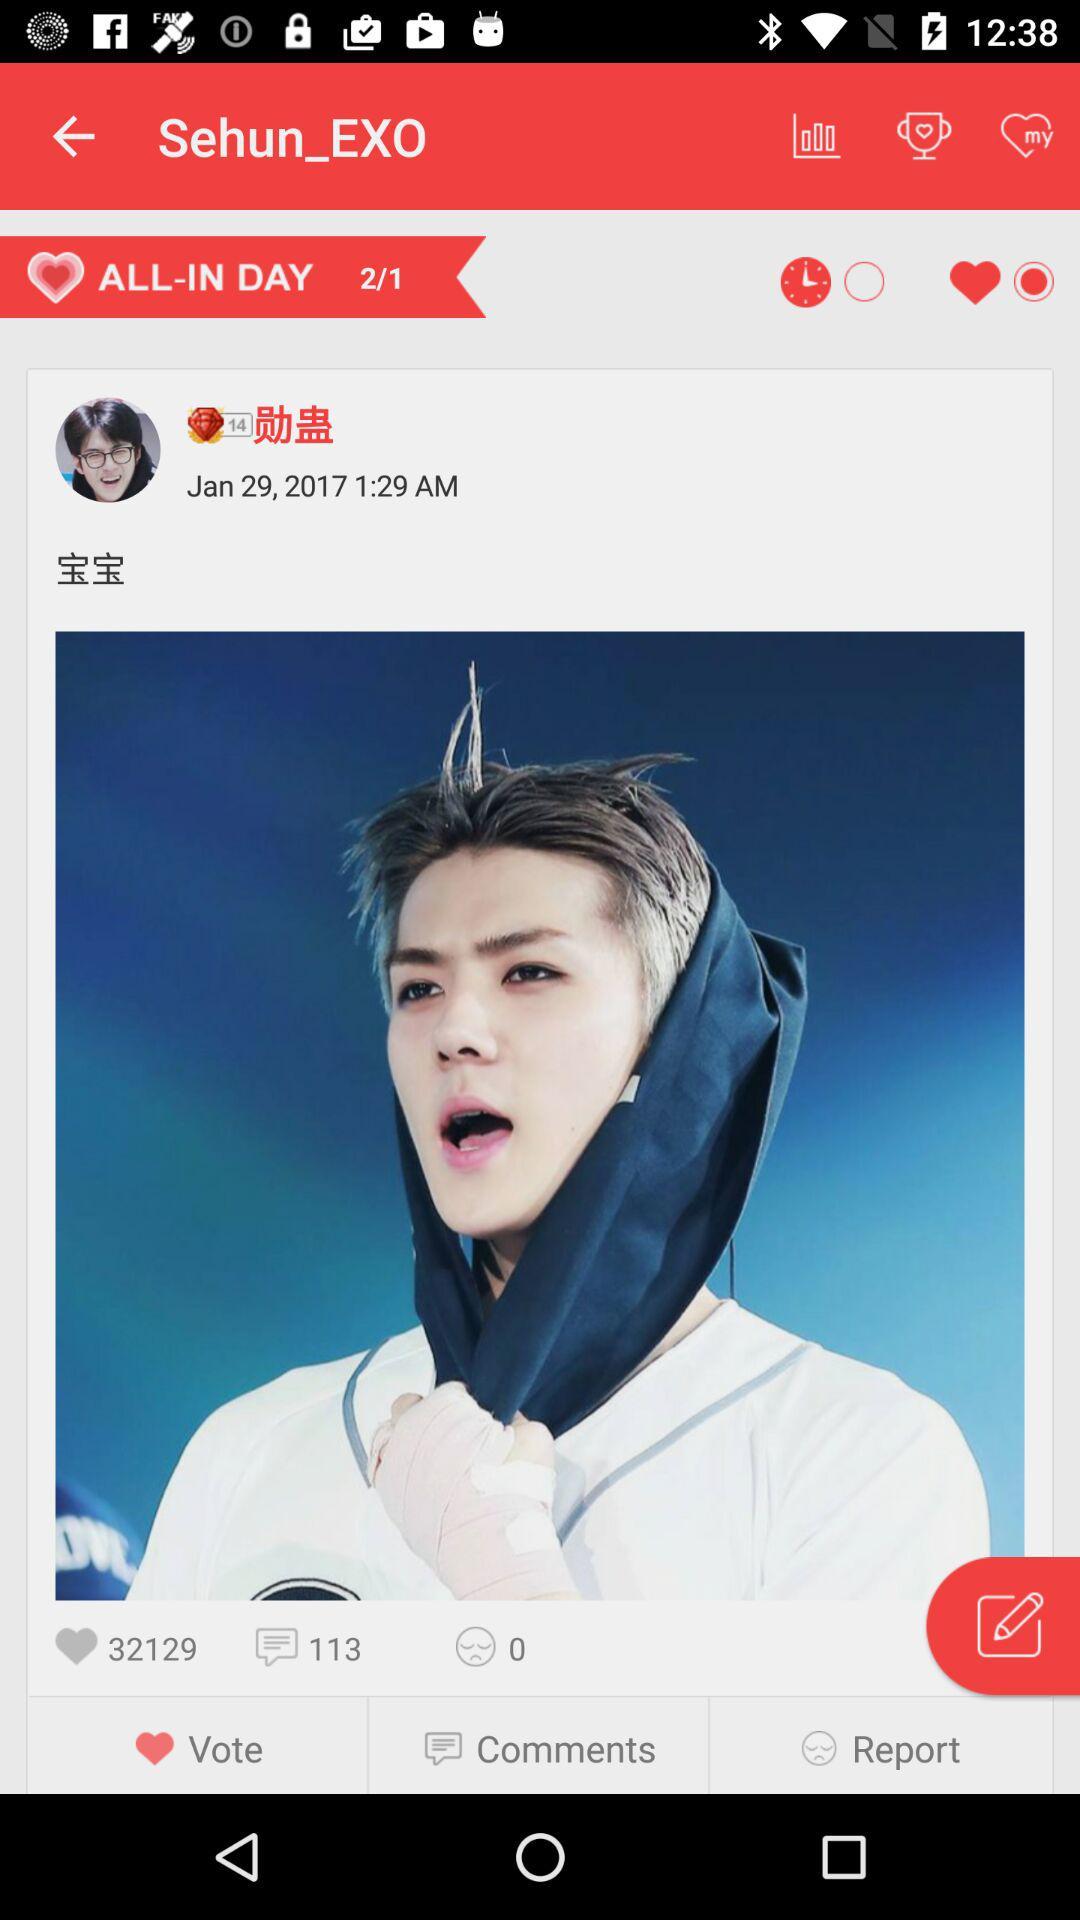  I want to click on the icon to the left of the 32129, so click(80, 1646).